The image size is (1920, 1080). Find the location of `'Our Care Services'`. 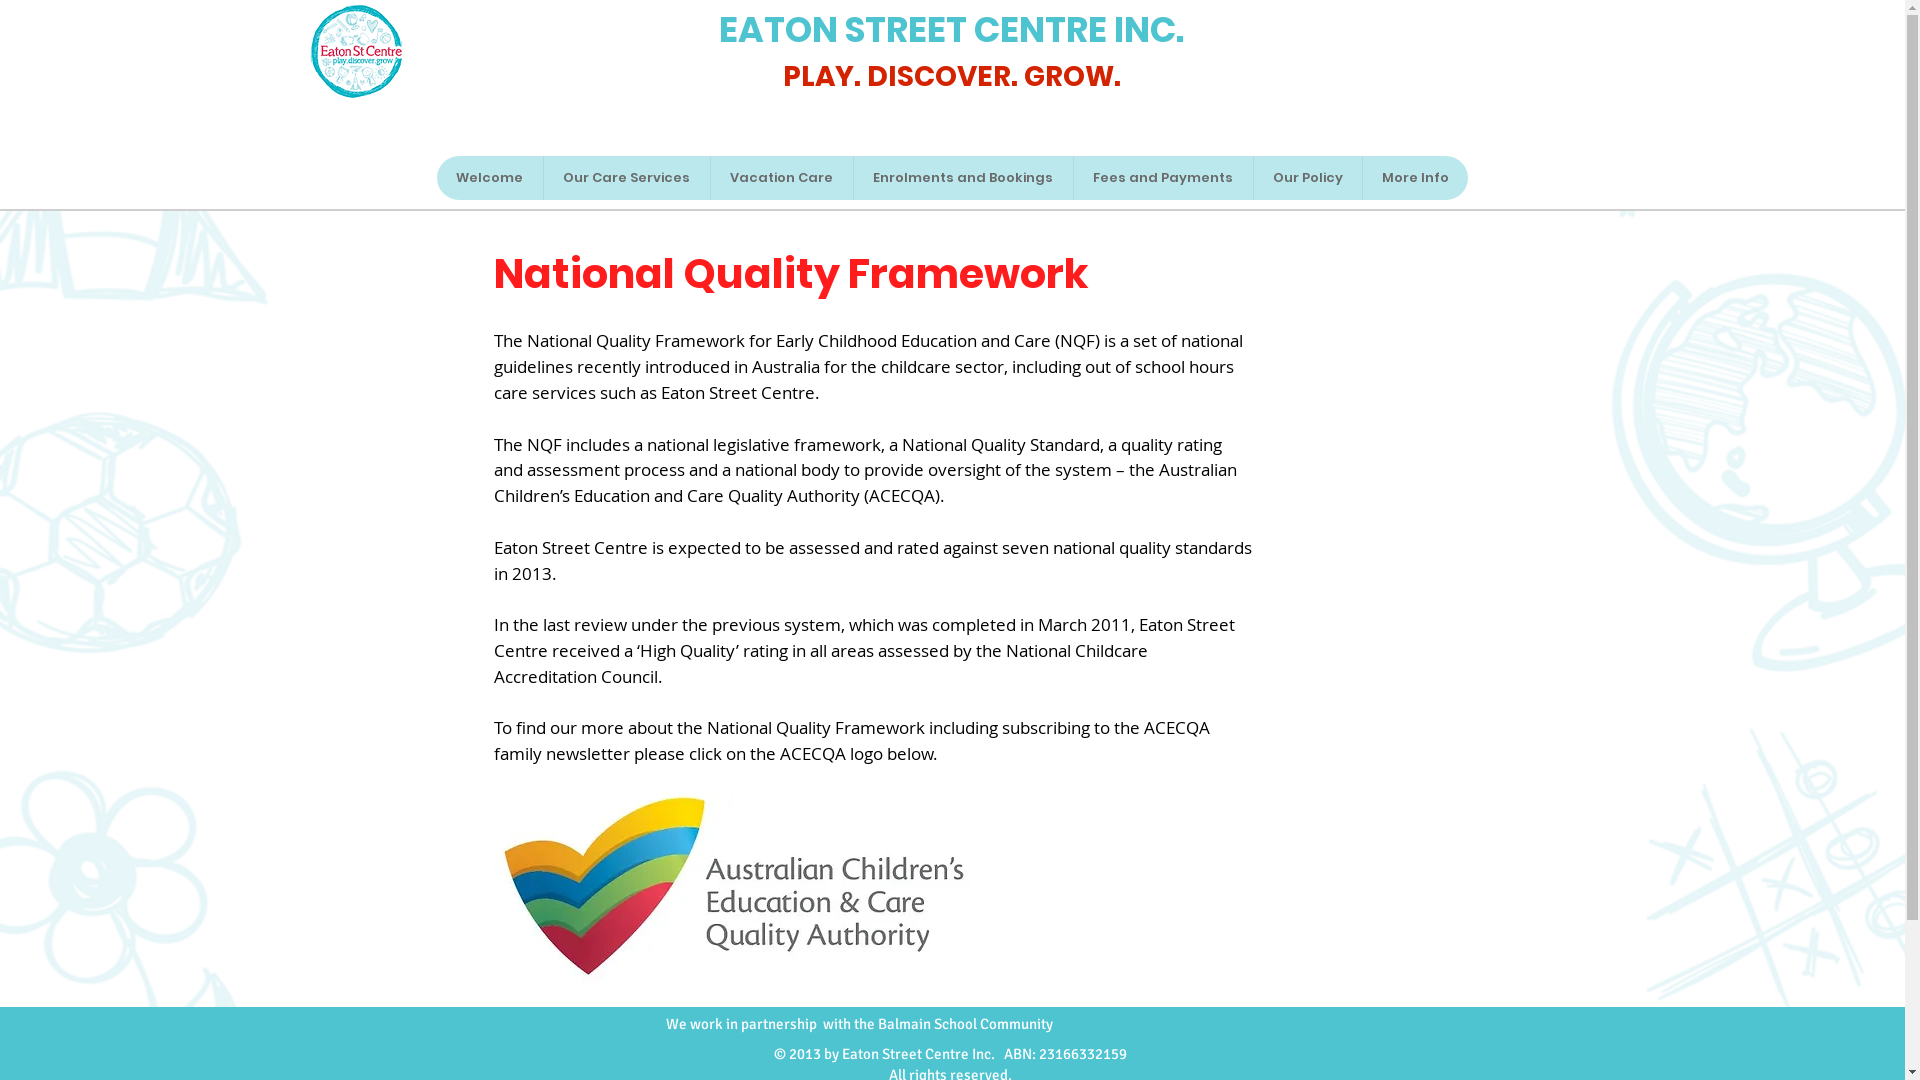

'Our Care Services' is located at coordinates (624, 176).